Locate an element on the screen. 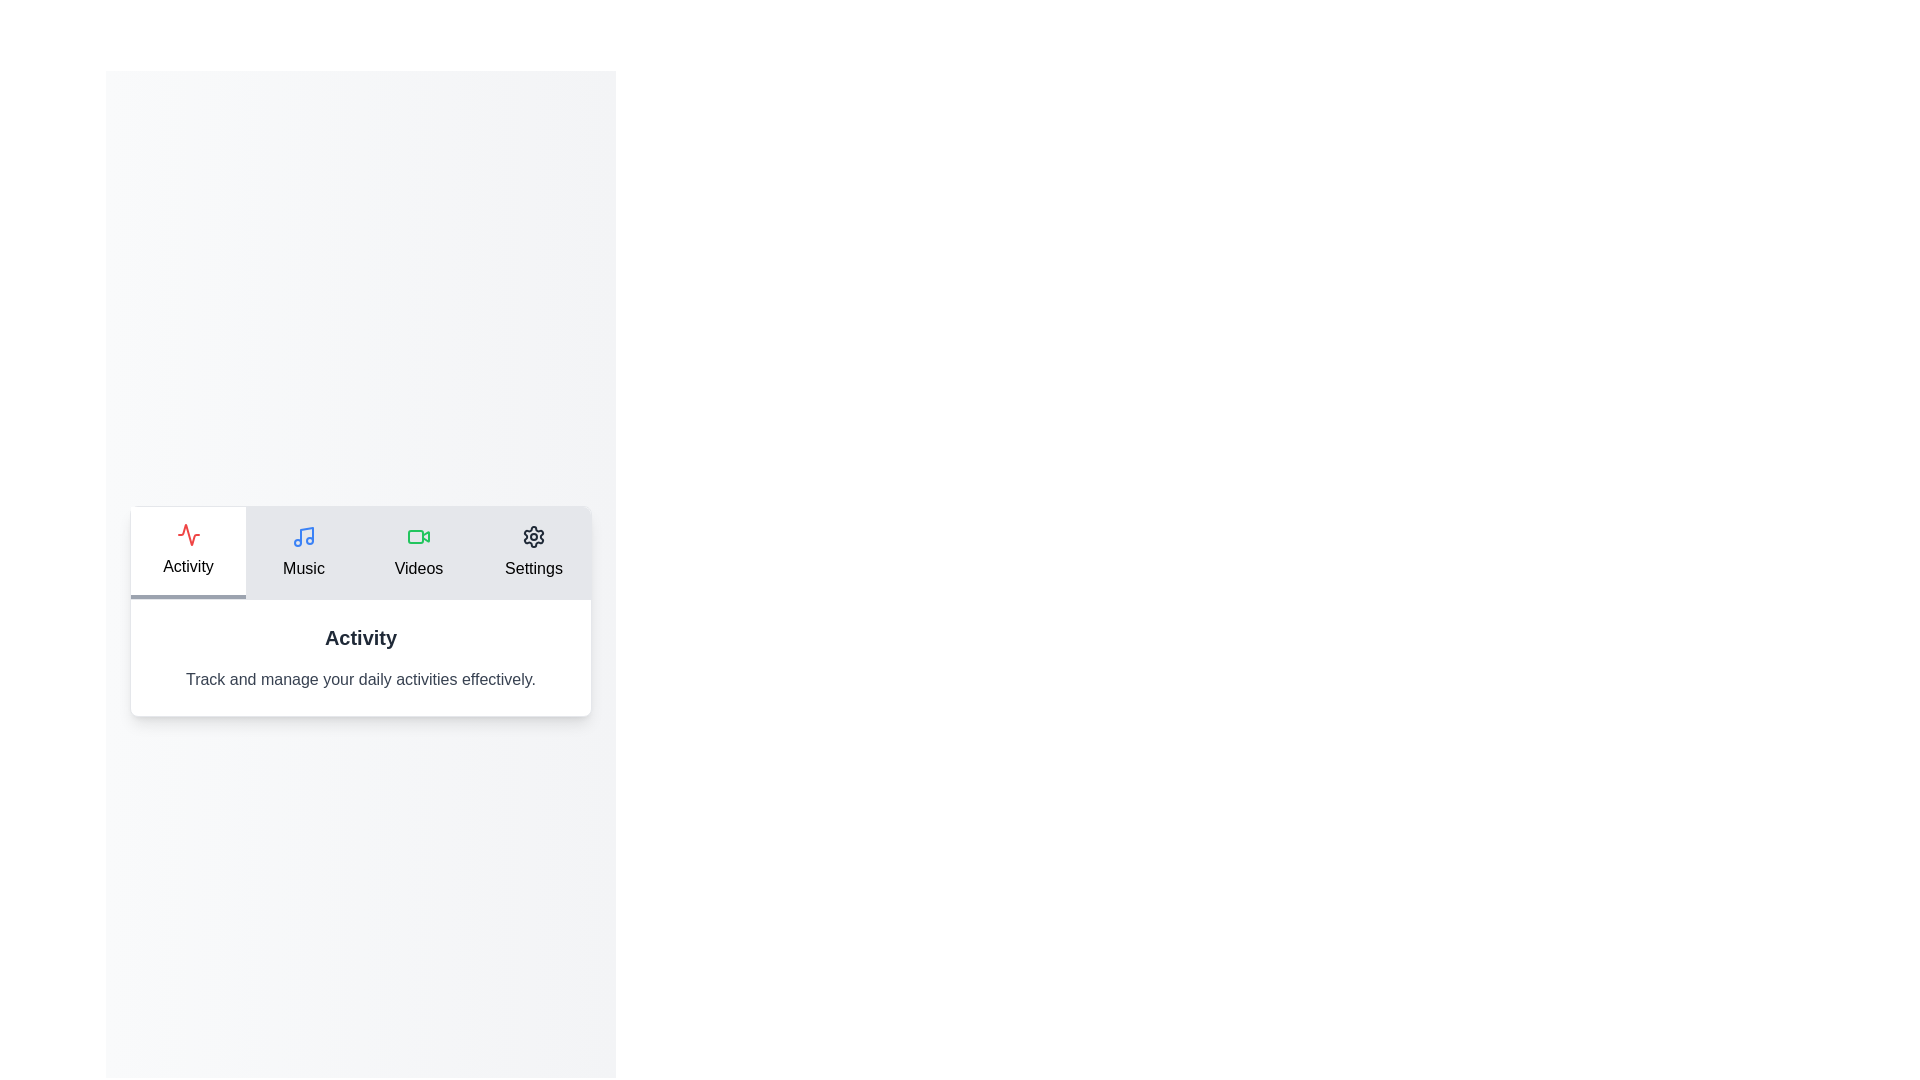 This screenshot has width=1920, height=1080. the Activity tab to view its content is located at coordinates (188, 552).